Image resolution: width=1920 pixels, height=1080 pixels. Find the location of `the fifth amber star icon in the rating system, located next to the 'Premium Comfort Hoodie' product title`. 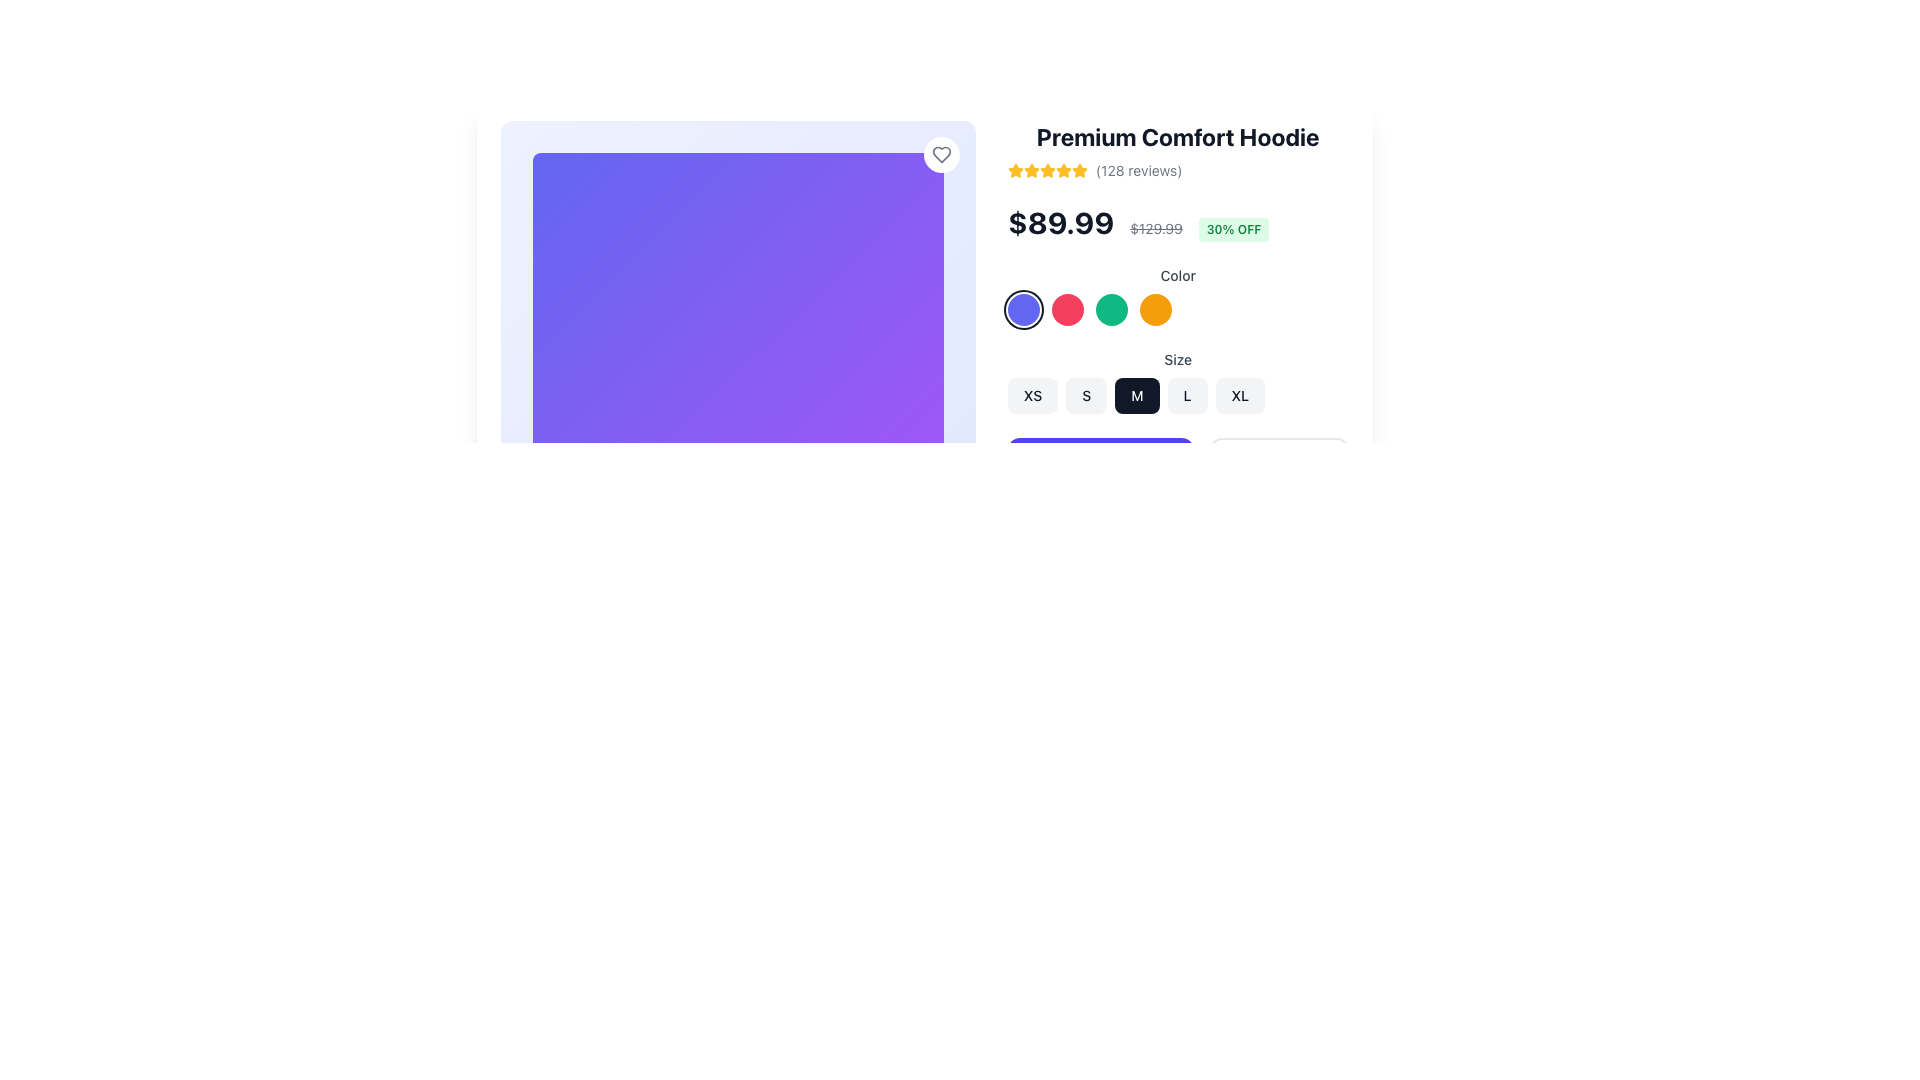

the fifth amber star icon in the rating system, located next to the 'Premium Comfort Hoodie' product title is located at coordinates (1062, 169).